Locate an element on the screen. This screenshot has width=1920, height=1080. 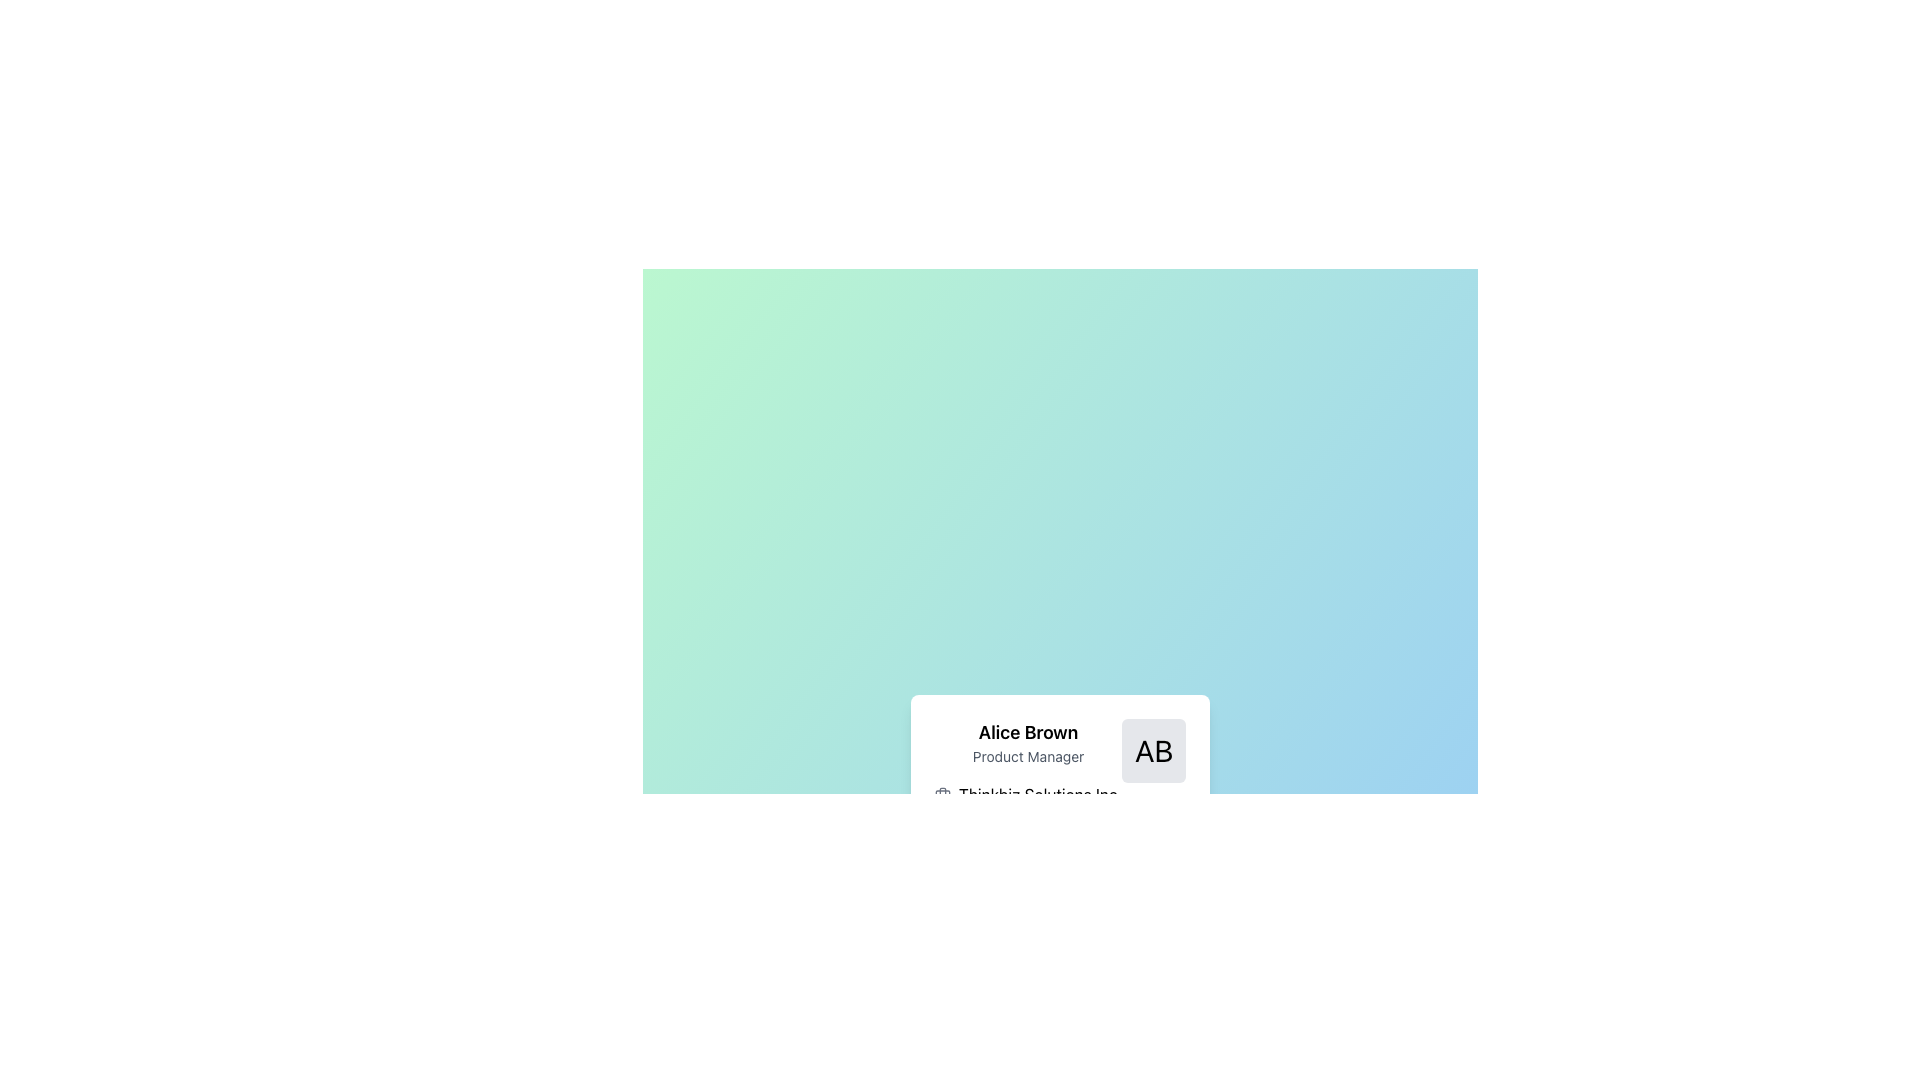
text label 'Thinkbiz Solutions Inc.' which is accompanied by a briefcase icon, uniquely positioned below the header section containing 'Alice Brown' and 'Product Manager' is located at coordinates (1028, 793).